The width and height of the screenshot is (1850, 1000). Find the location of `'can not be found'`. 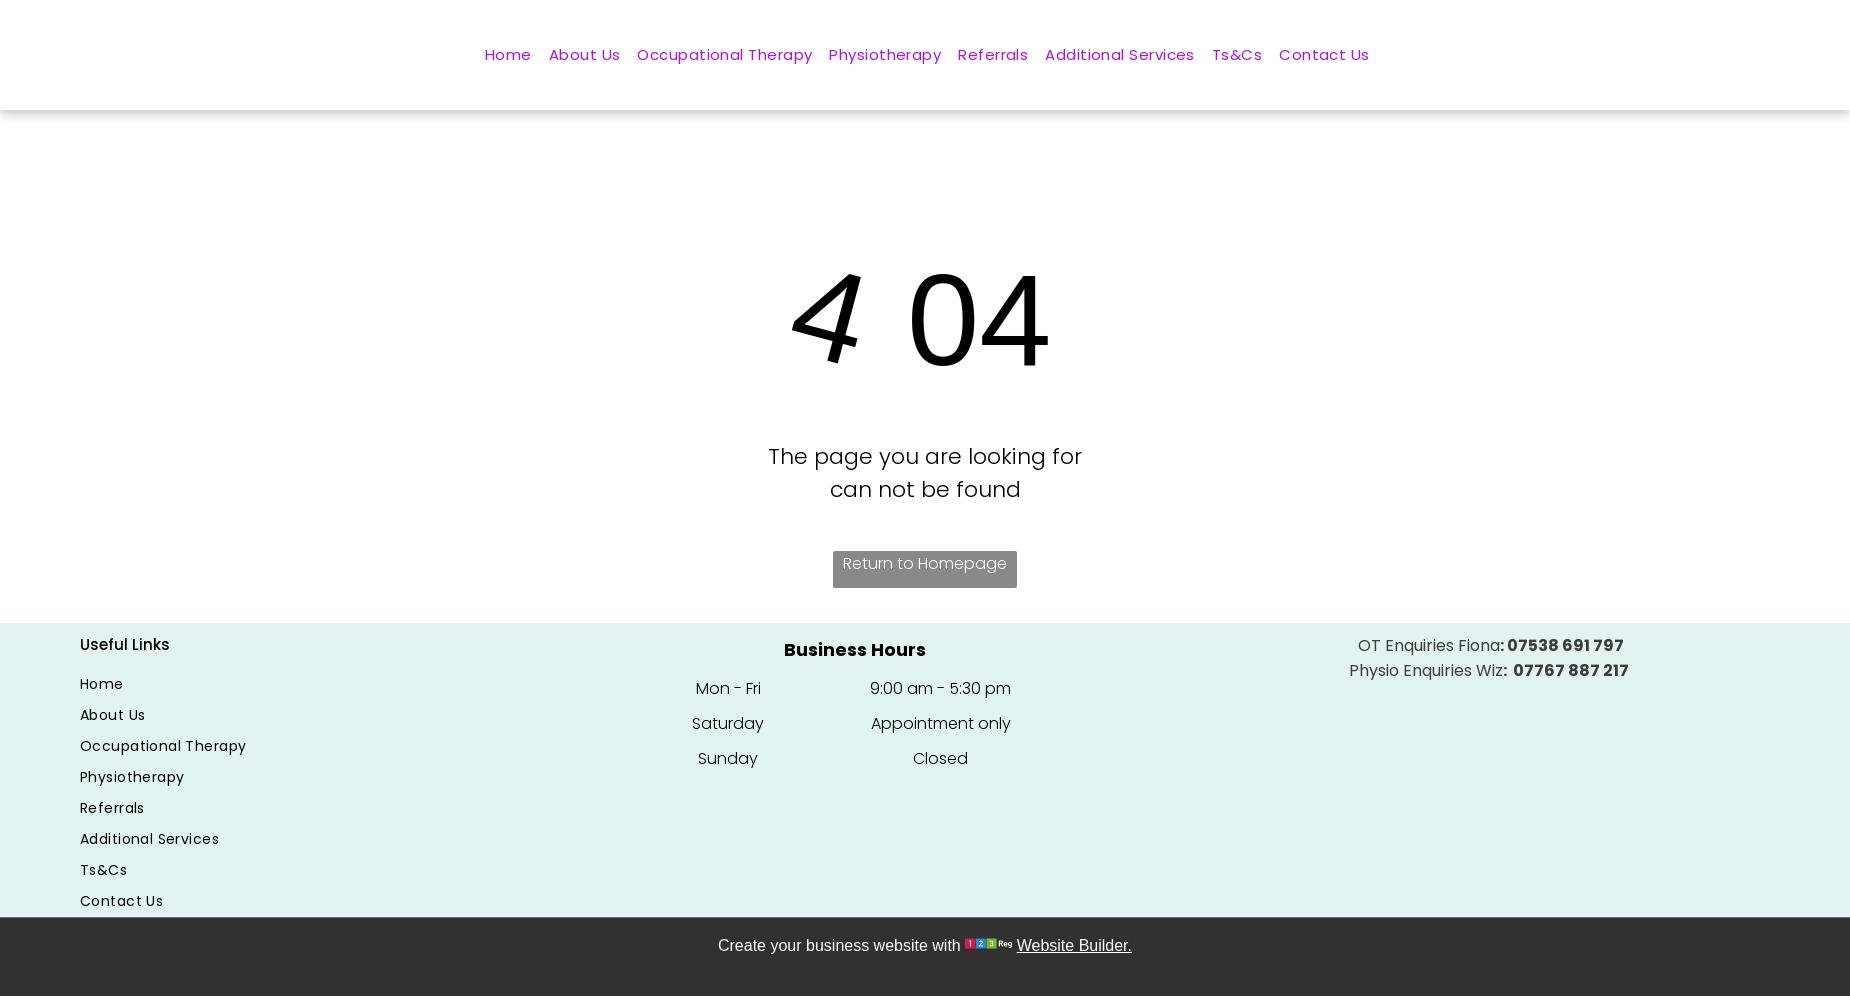

'can not be found' is located at coordinates (924, 487).